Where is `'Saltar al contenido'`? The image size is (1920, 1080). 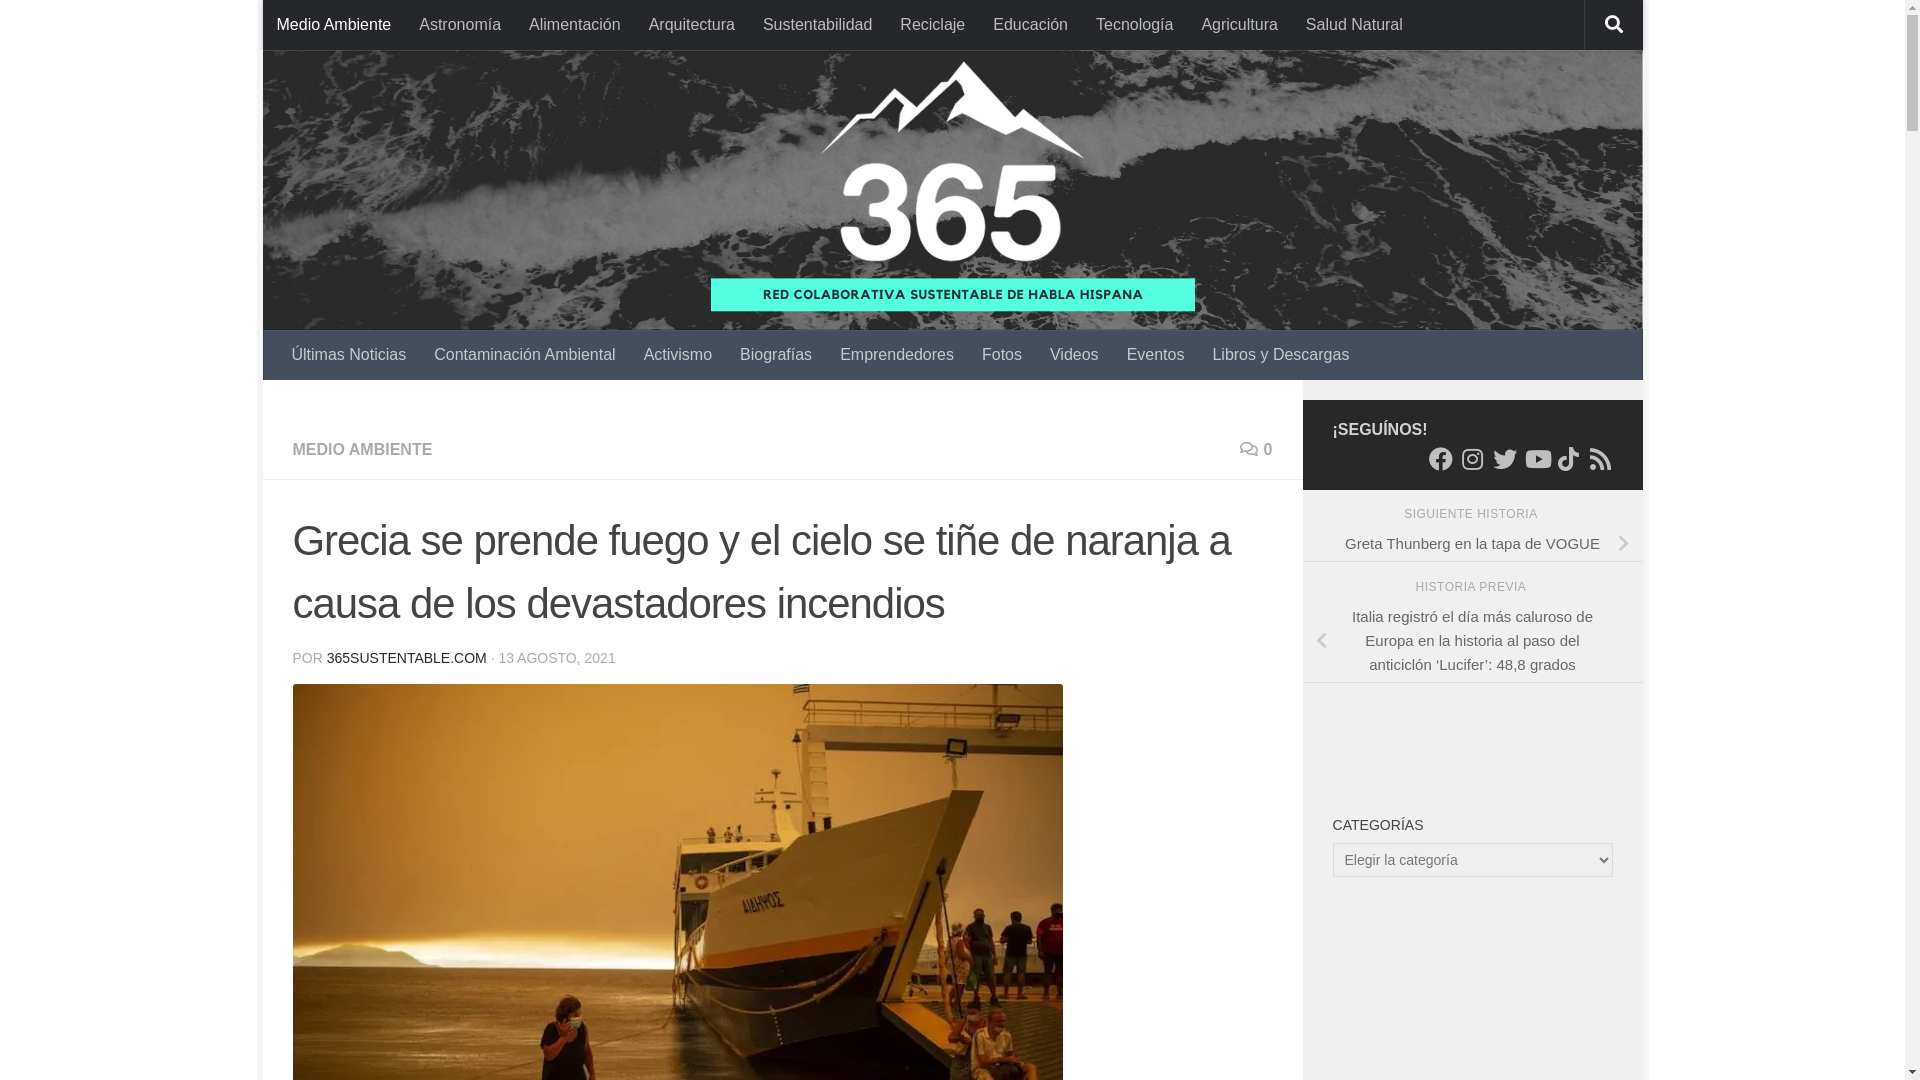 'Saltar al contenido' is located at coordinates (360, 27).